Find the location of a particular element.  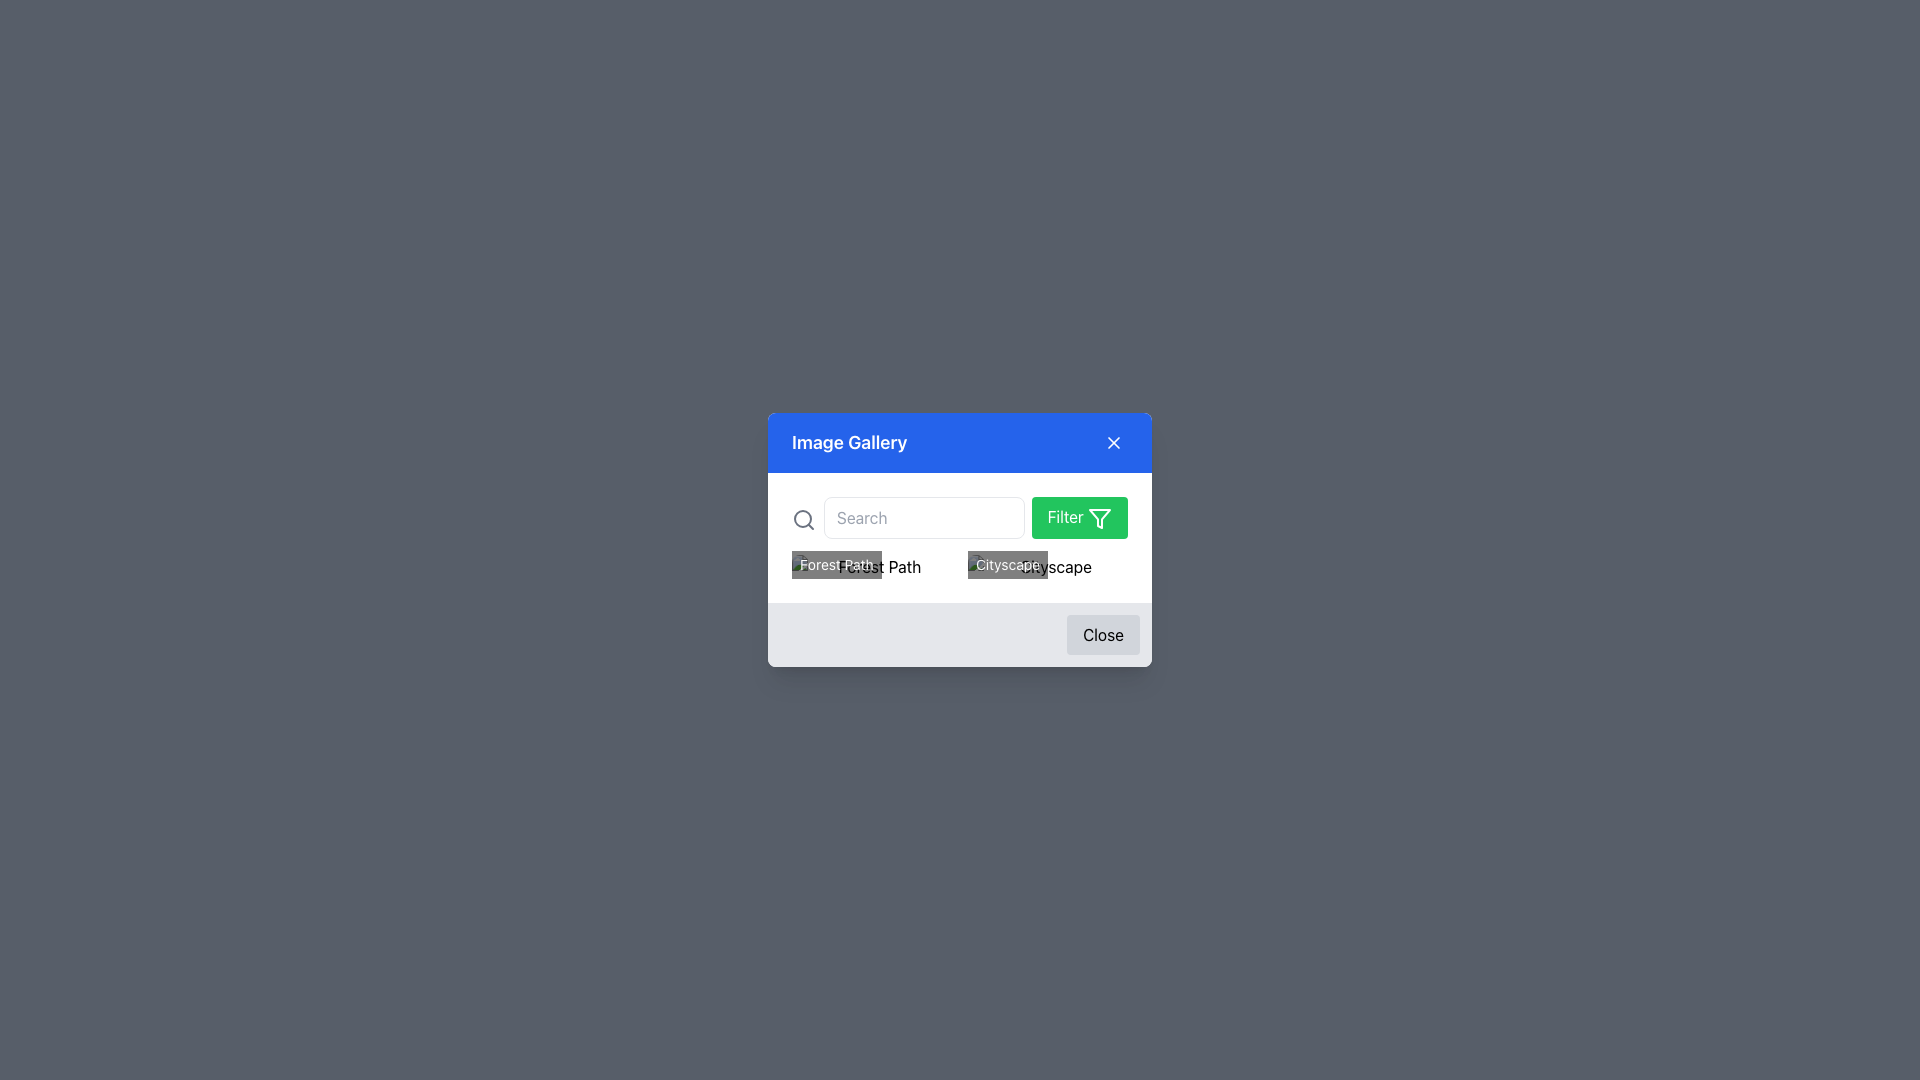

the 'Close' button with a gray background and rounded corners located in the lower right corner of the modal dialog is located at coordinates (960, 635).